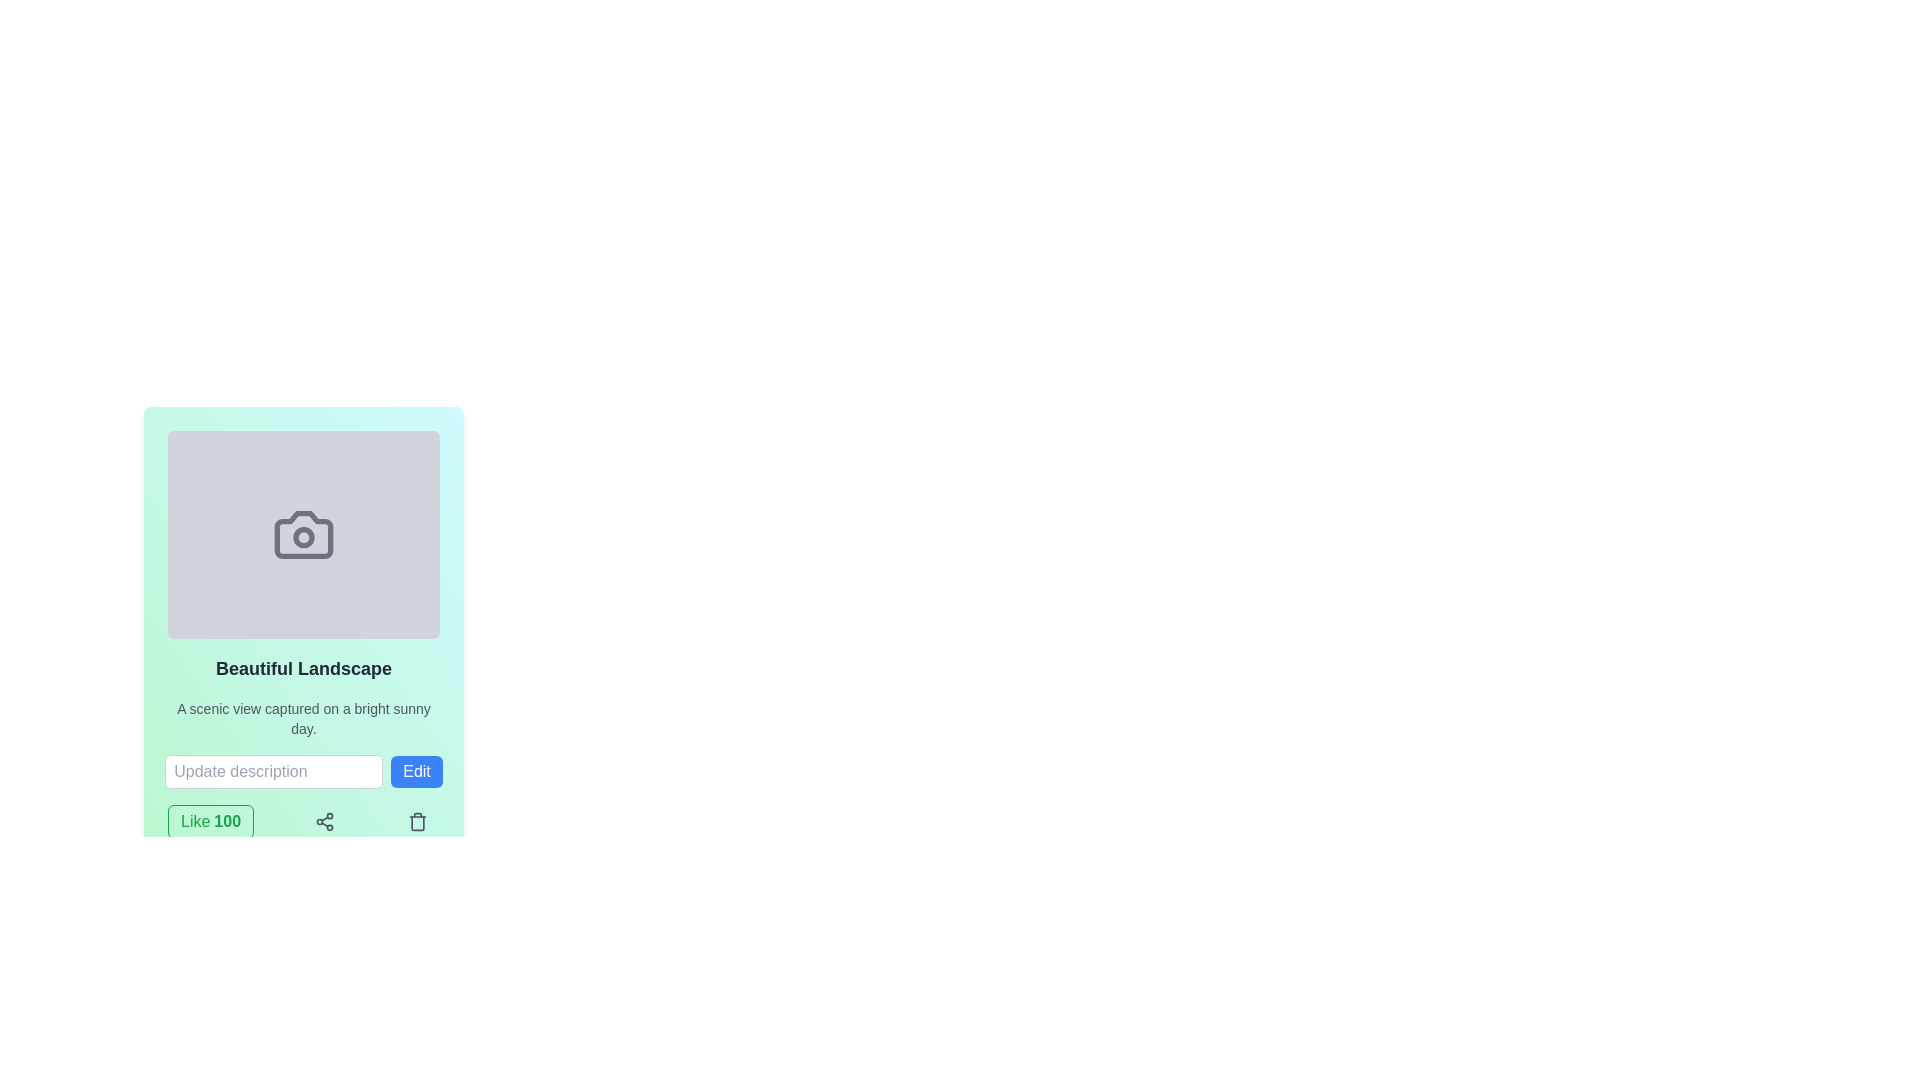  Describe the element at coordinates (227, 821) in the screenshot. I see `the static text element displaying the number of likes, which is located to the right of the 'Like' text in the bottom-left area of the interface` at that location.